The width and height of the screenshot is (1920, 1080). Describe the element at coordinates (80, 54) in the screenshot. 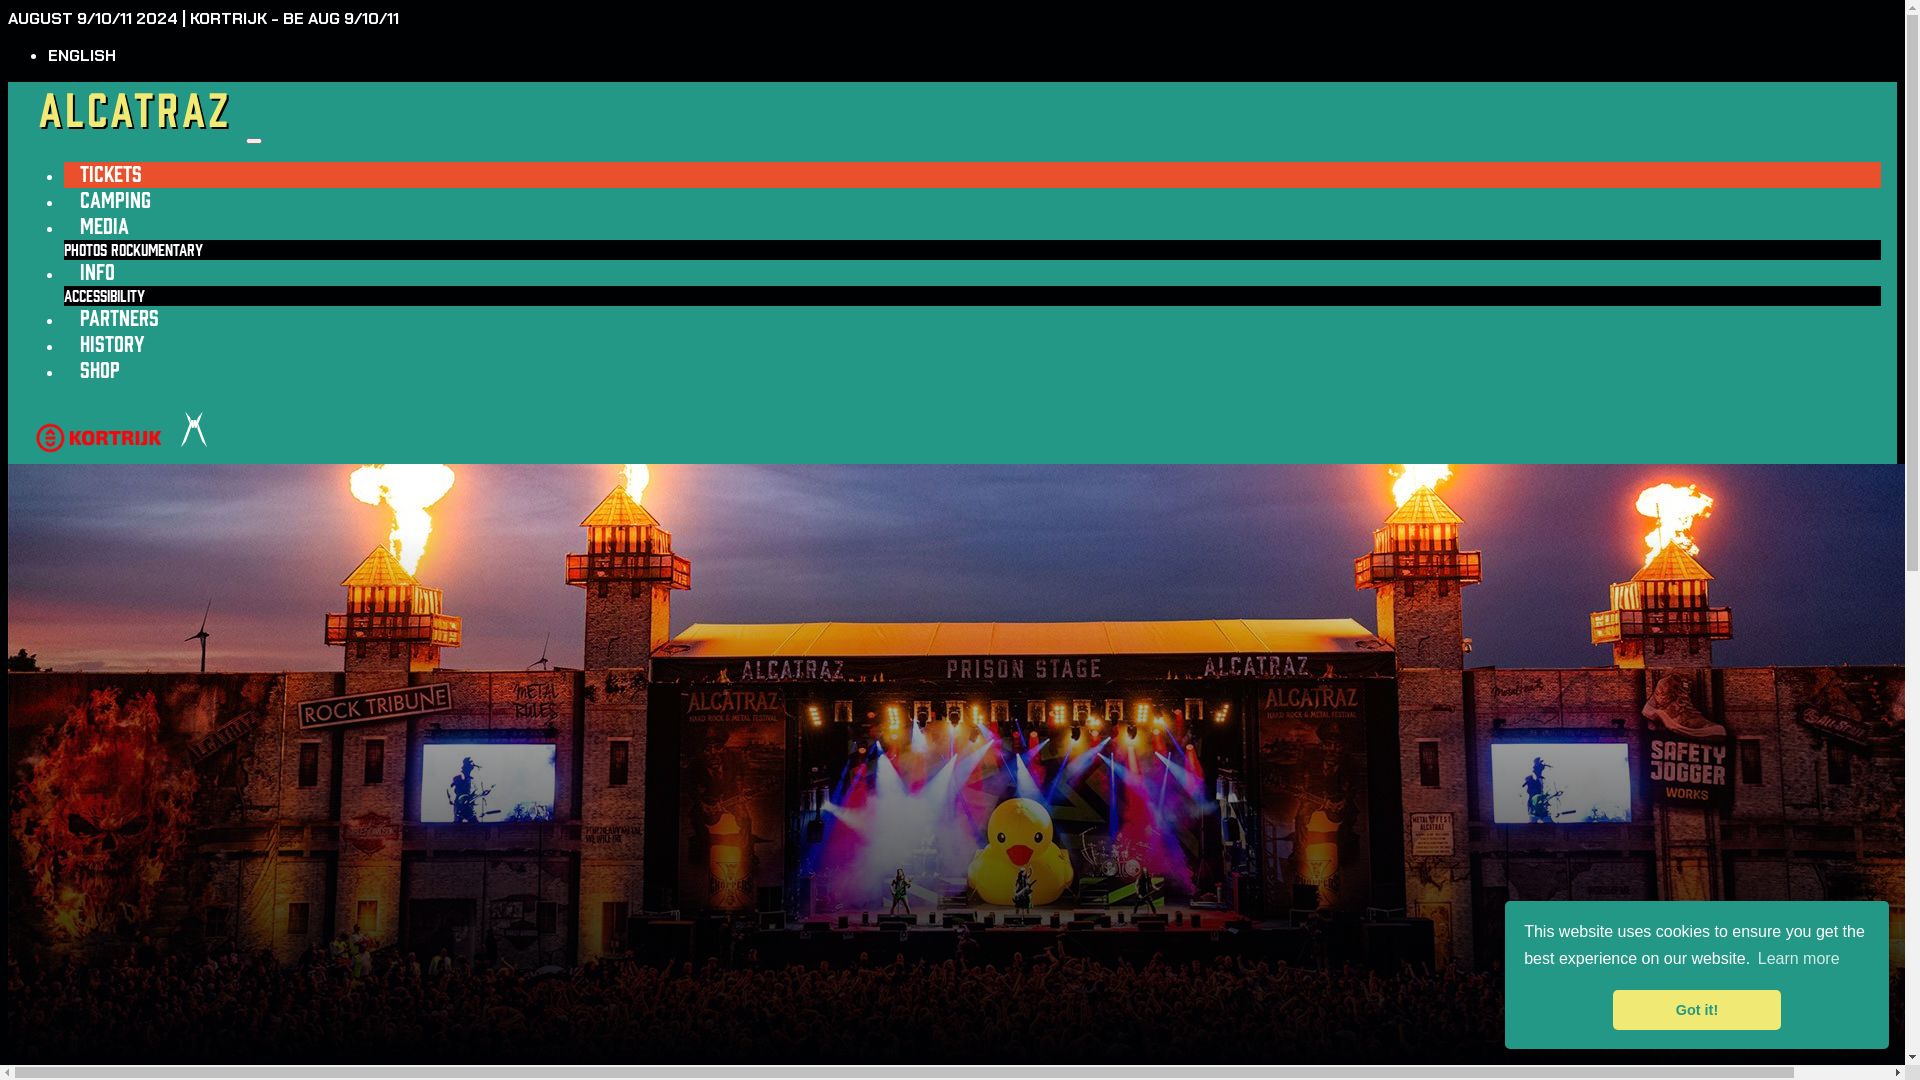

I see `'ENGLISH'` at that location.